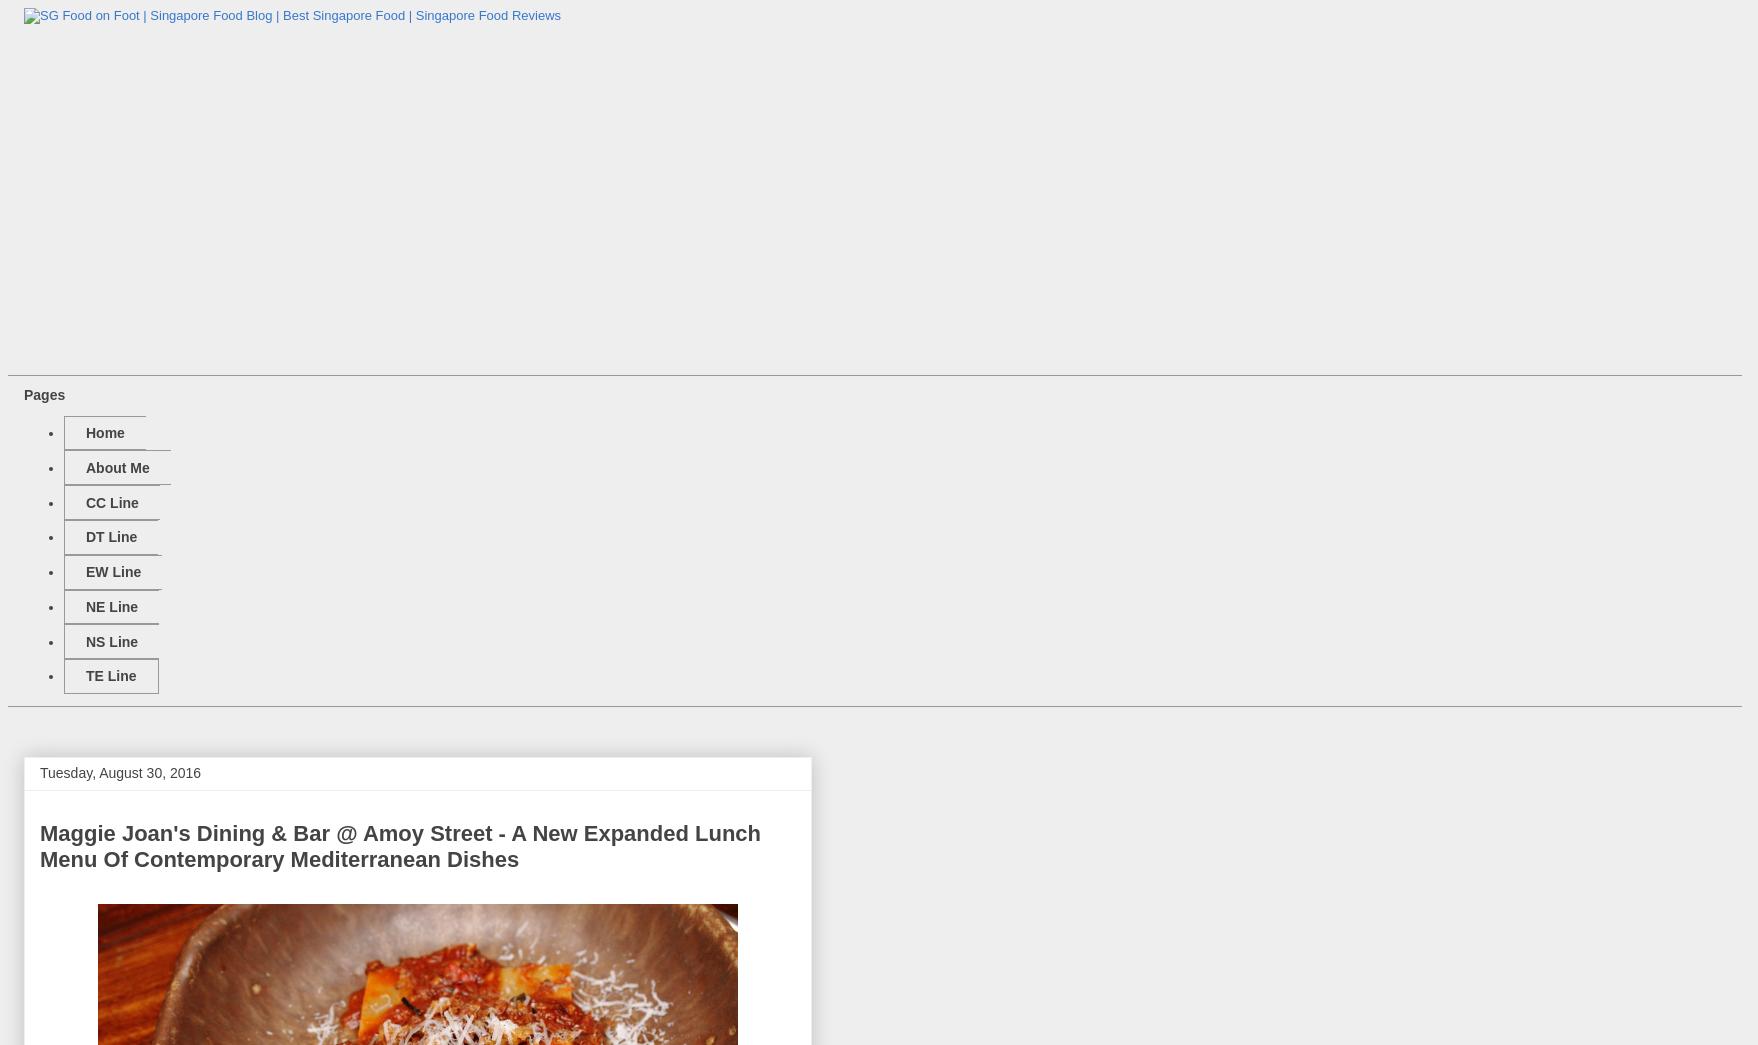  What do you see at coordinates (111, 641) in the screenshot?
I see `'NS Line'` at bounding box center [111, 641].